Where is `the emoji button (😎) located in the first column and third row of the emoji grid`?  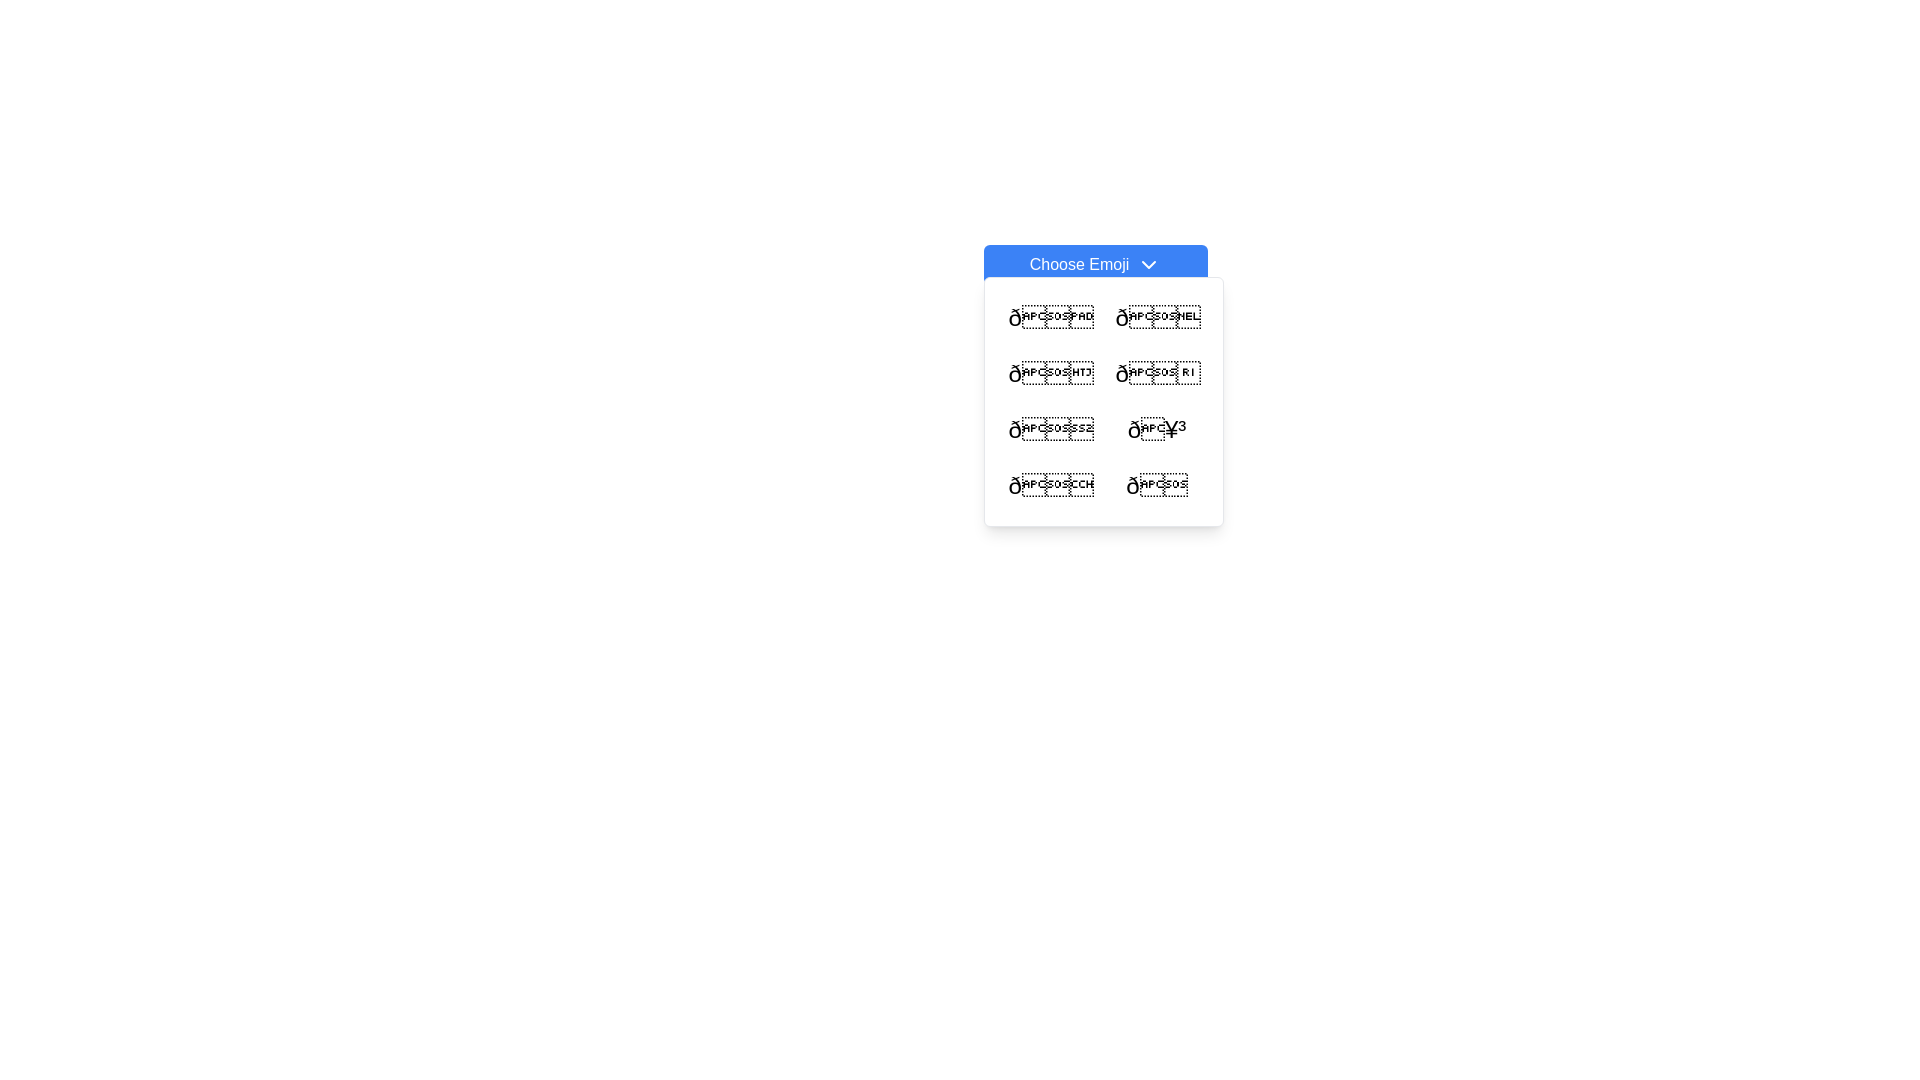 the emoji button (😎) located in the first column and third row of the emoji grid is located at coordinates (1049, 428).